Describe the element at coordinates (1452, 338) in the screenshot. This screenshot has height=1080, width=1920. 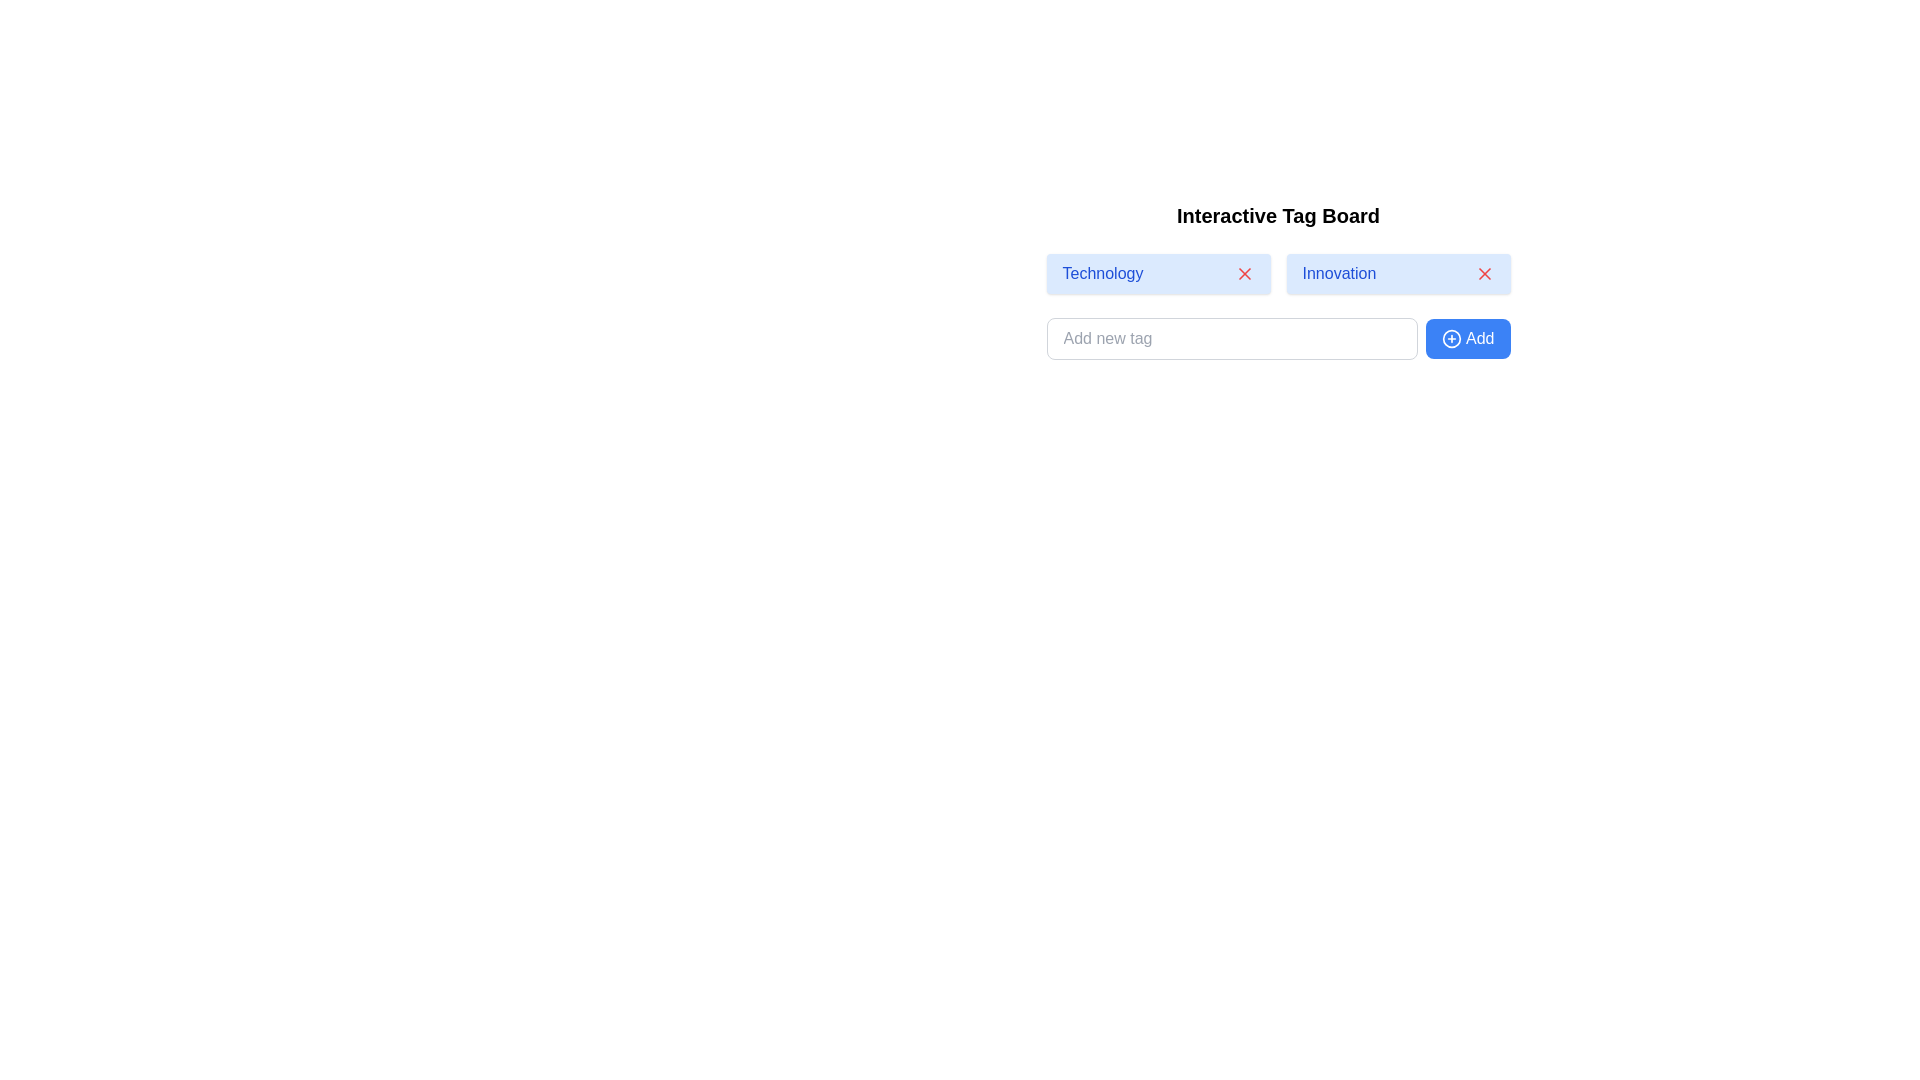
I see `the leftmost icon of the 'Add' button` at that location.